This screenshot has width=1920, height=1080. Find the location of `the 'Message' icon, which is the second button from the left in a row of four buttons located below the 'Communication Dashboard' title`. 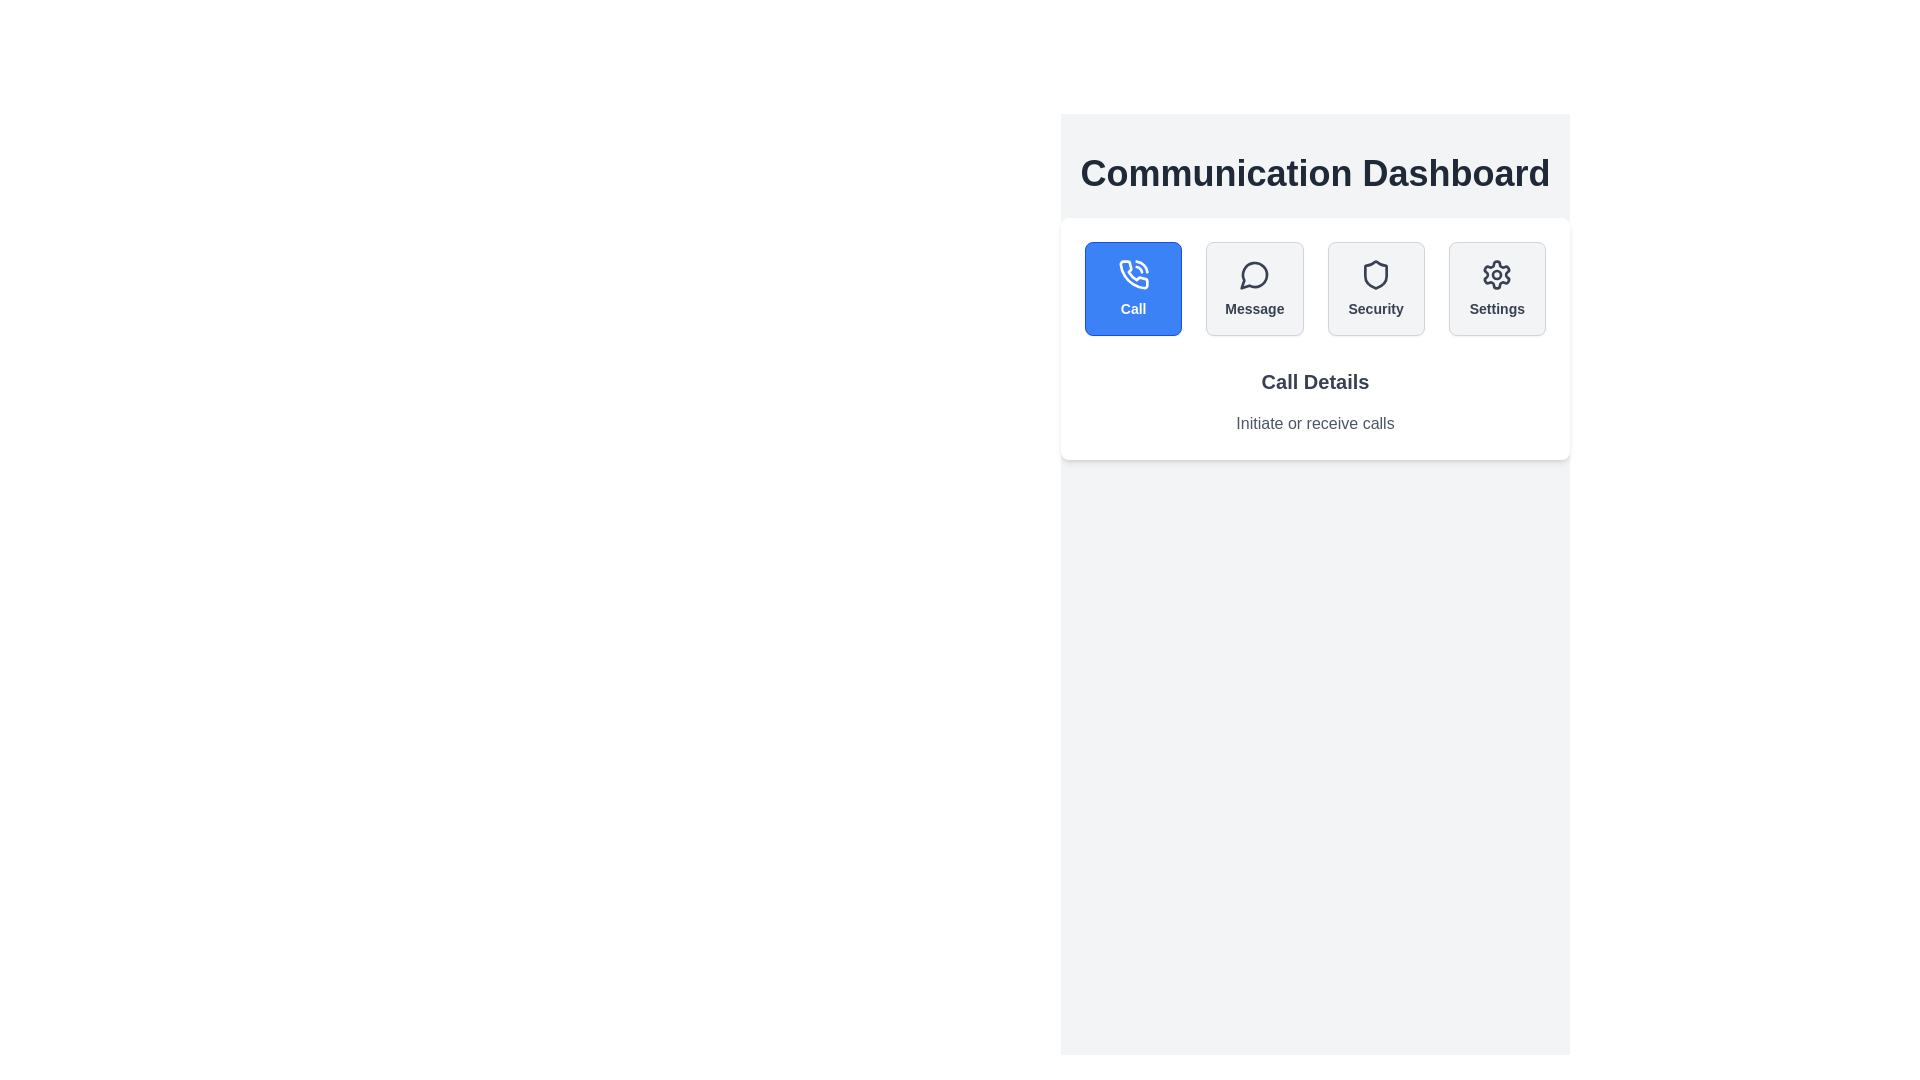

the 'Message' icon, which is the second button from the left in a row of four buttons located below the 'Communication Dashboard' title is located at coordinates (1253, 275).